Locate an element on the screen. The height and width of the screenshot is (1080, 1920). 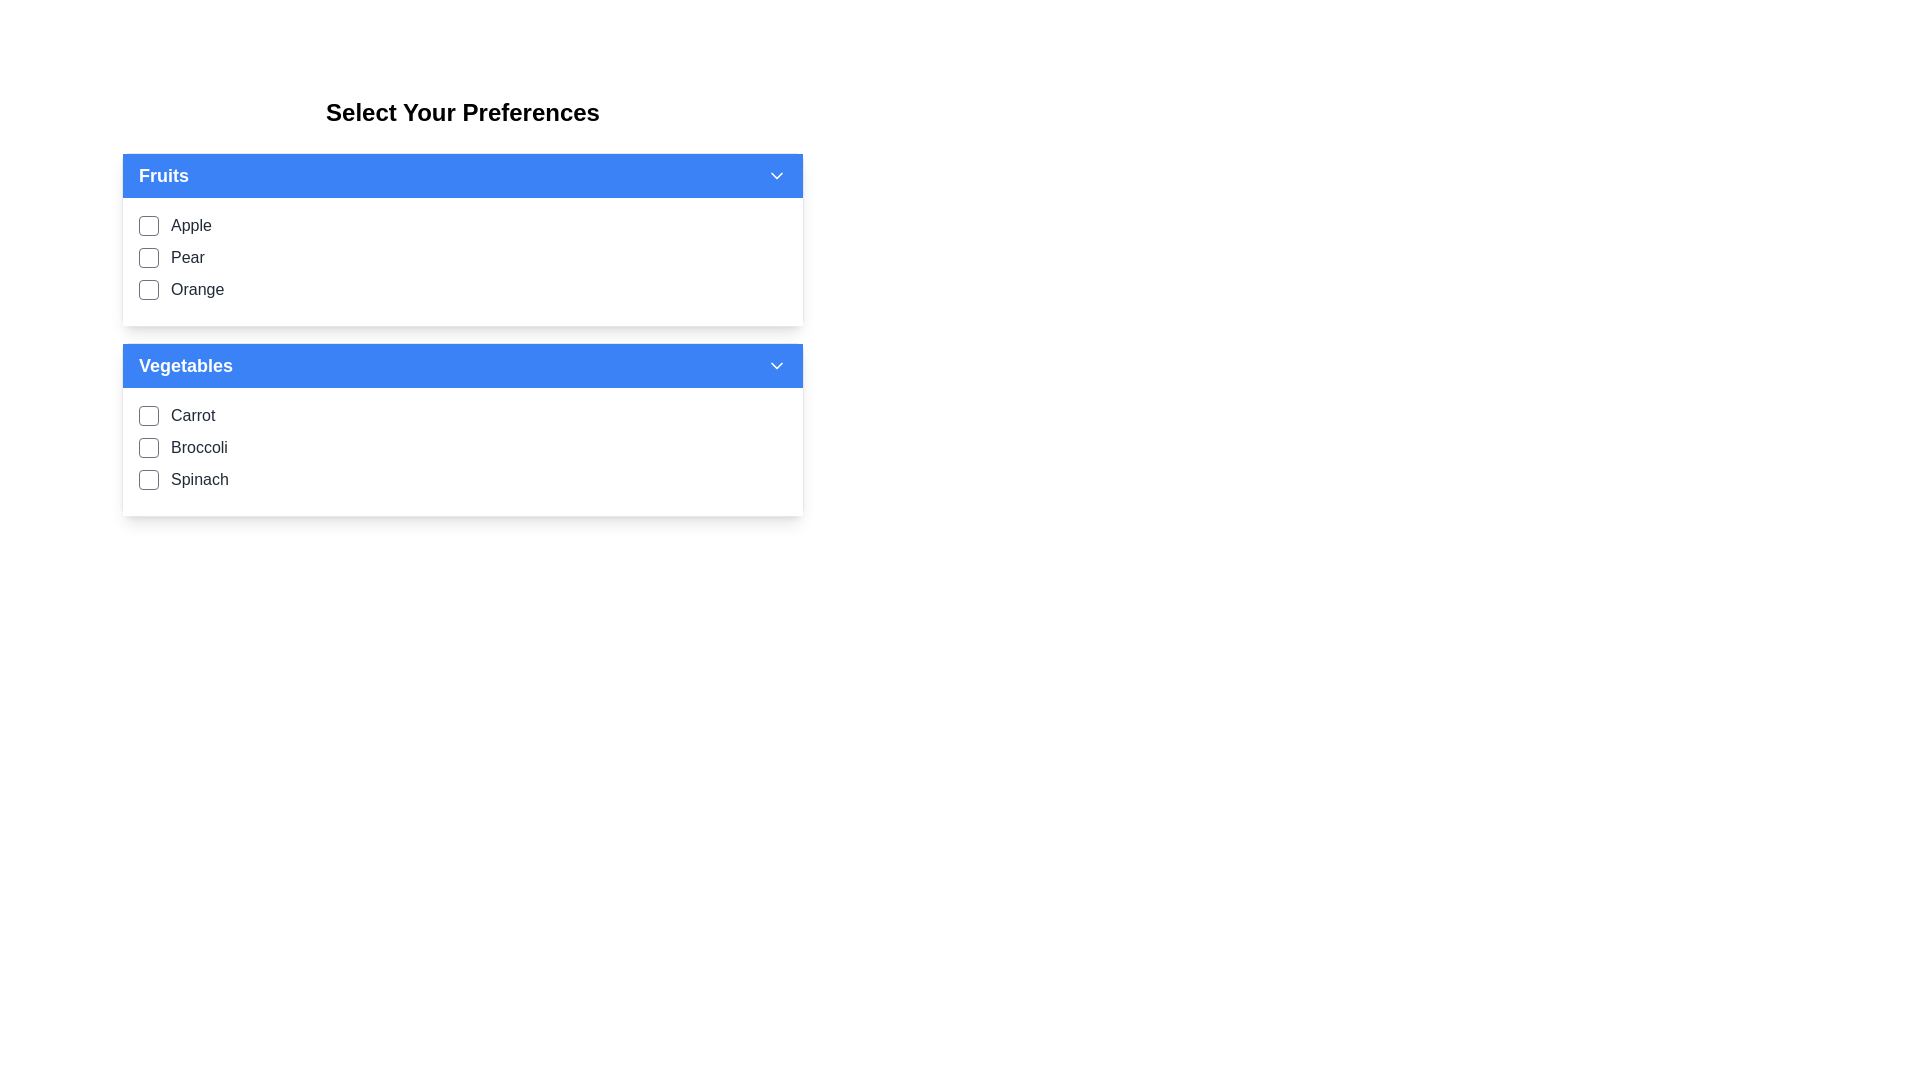
the checkbox for 'Spinach' located under the 'Vegetables' section to trigger the hover effect is located at coordinates (147, 479).